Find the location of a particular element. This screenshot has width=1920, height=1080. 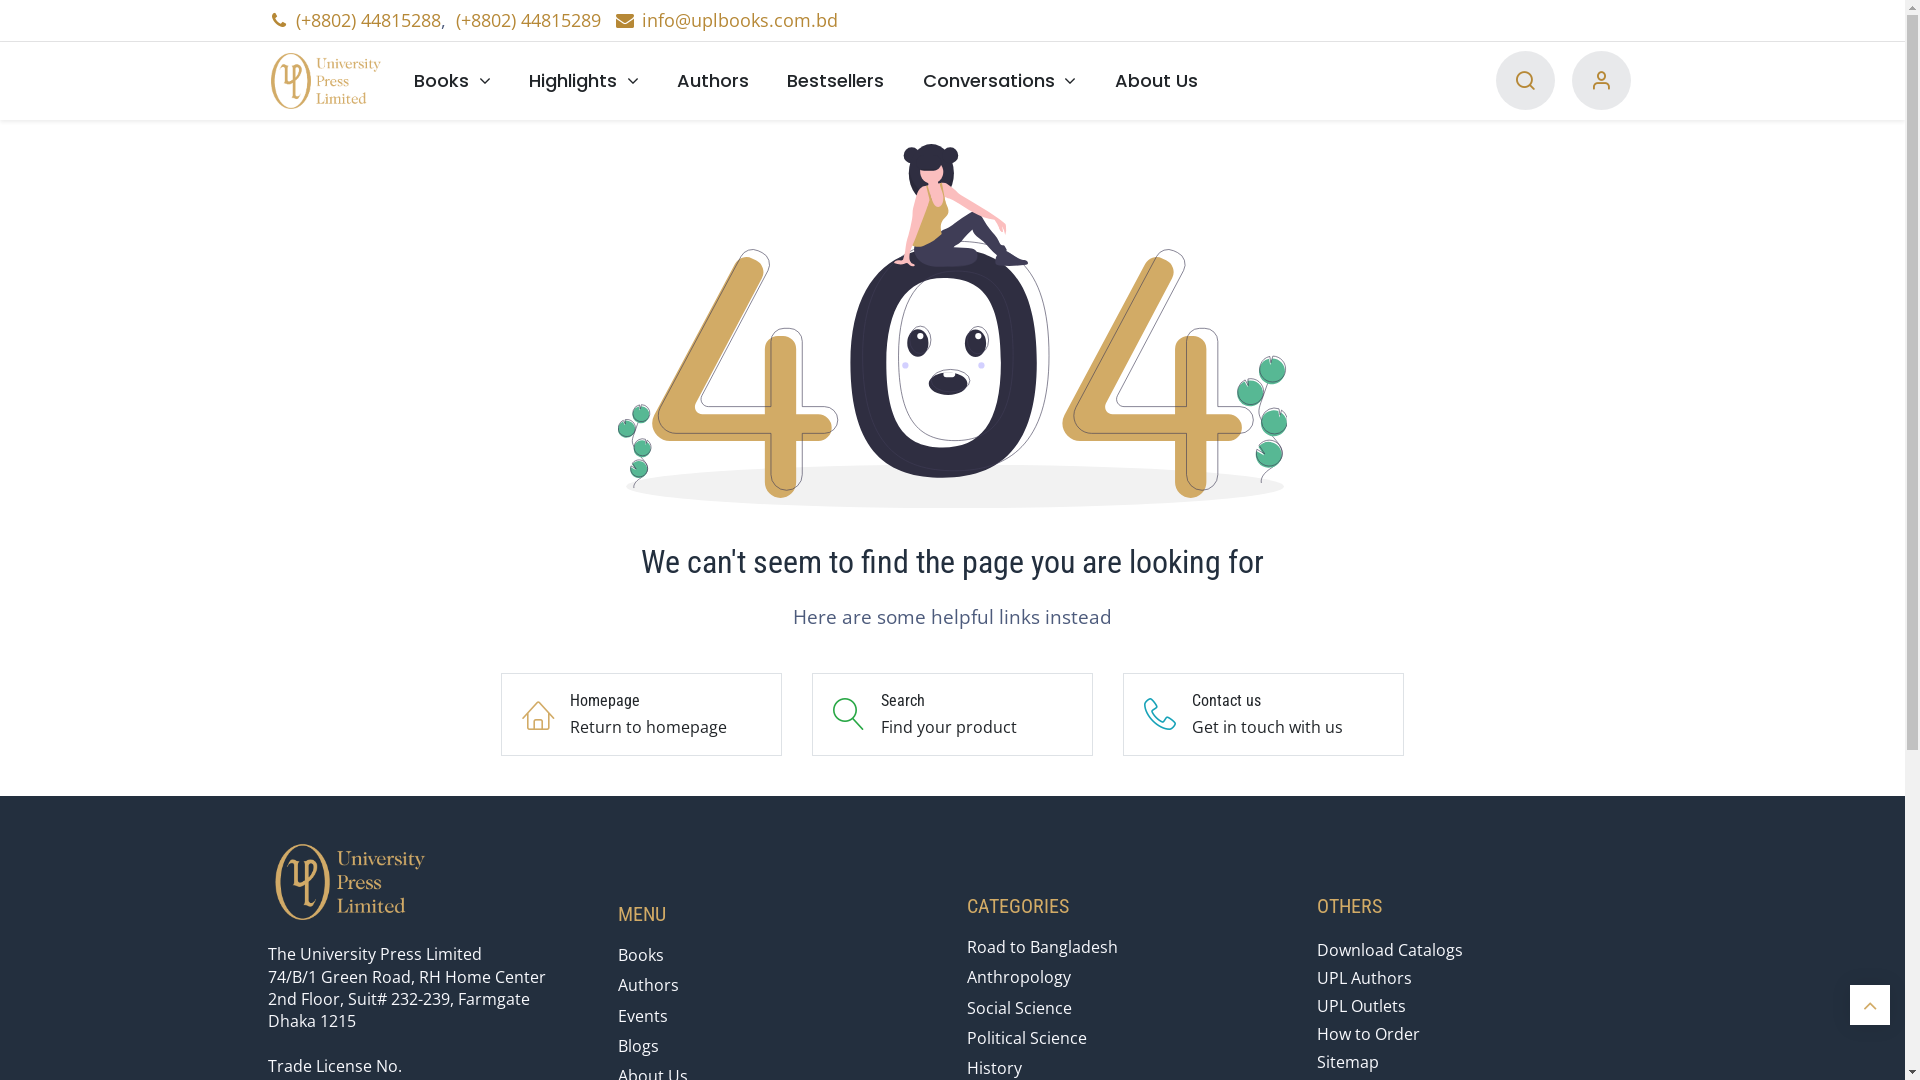

'How to Order' is located at coordinates (1367, 1033).